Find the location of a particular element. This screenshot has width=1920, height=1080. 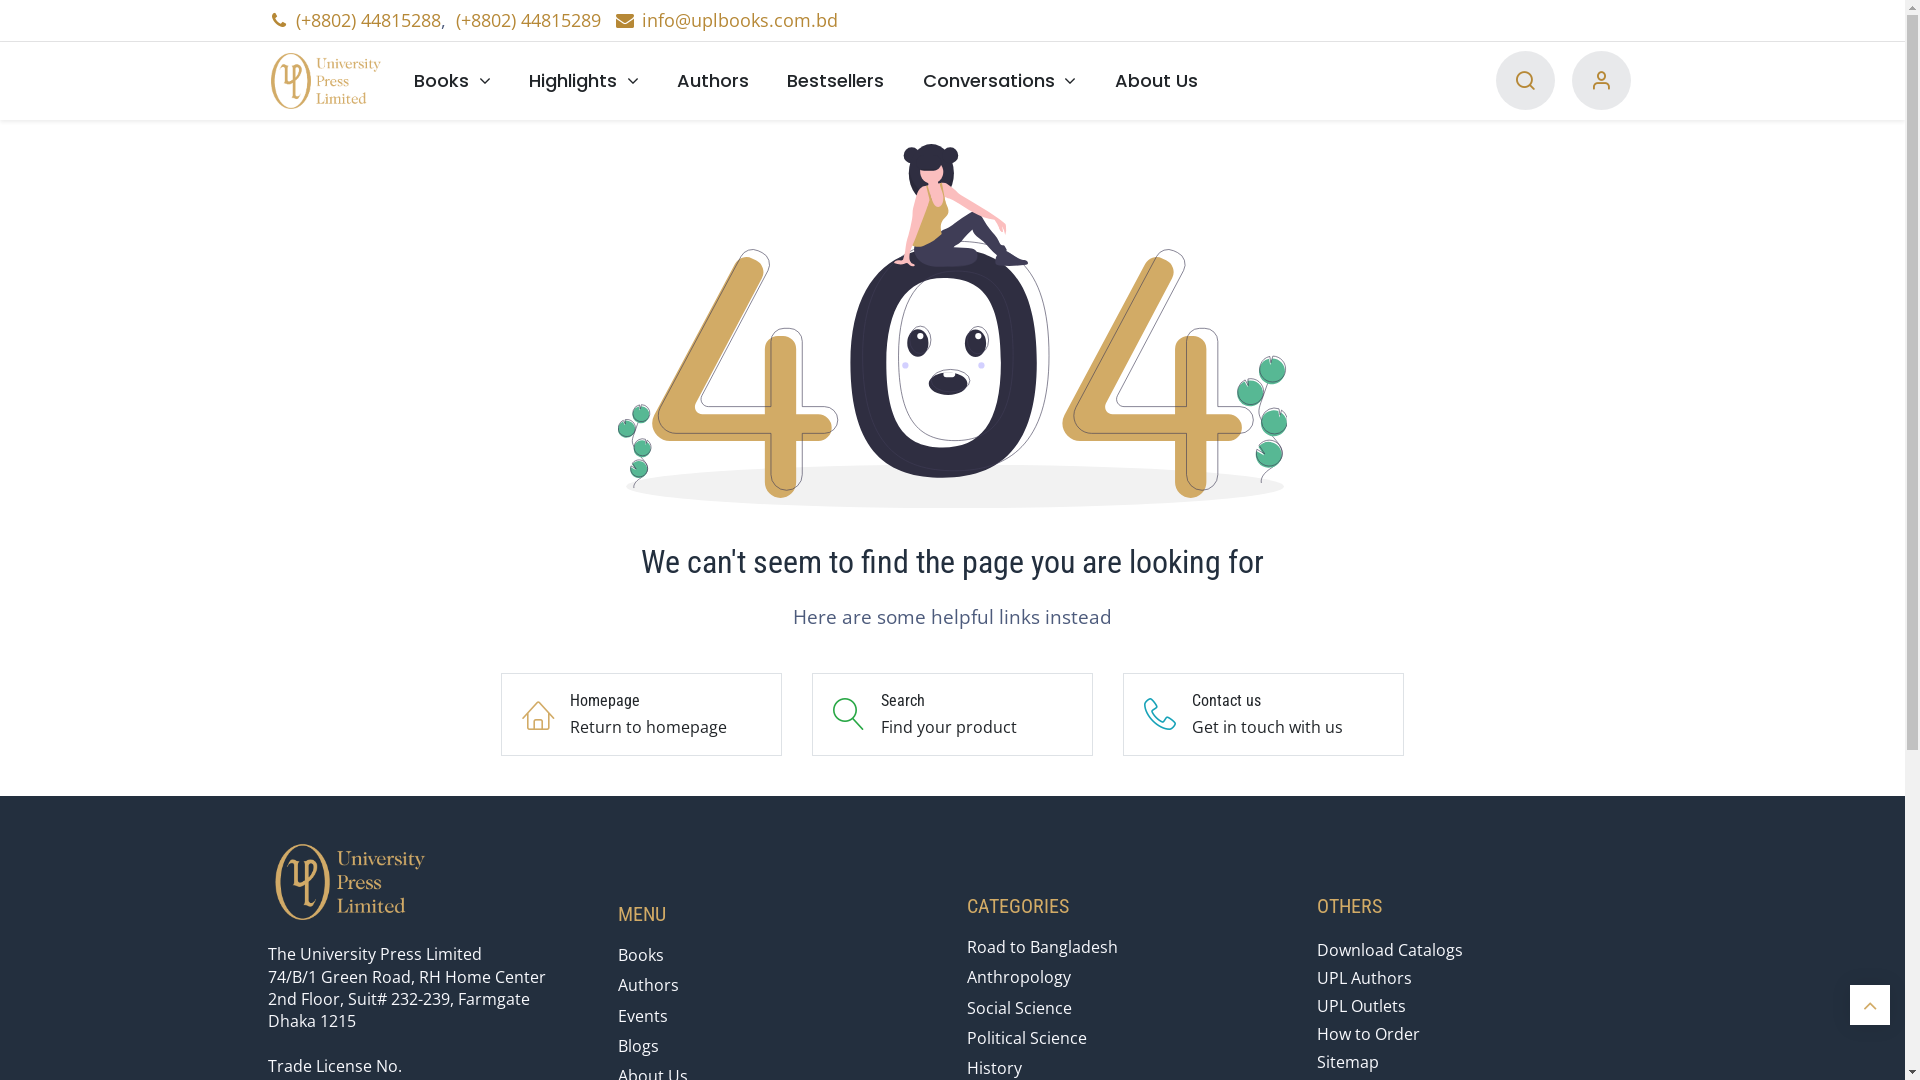

'How to Order' is located at coordinates (1367, 1033).